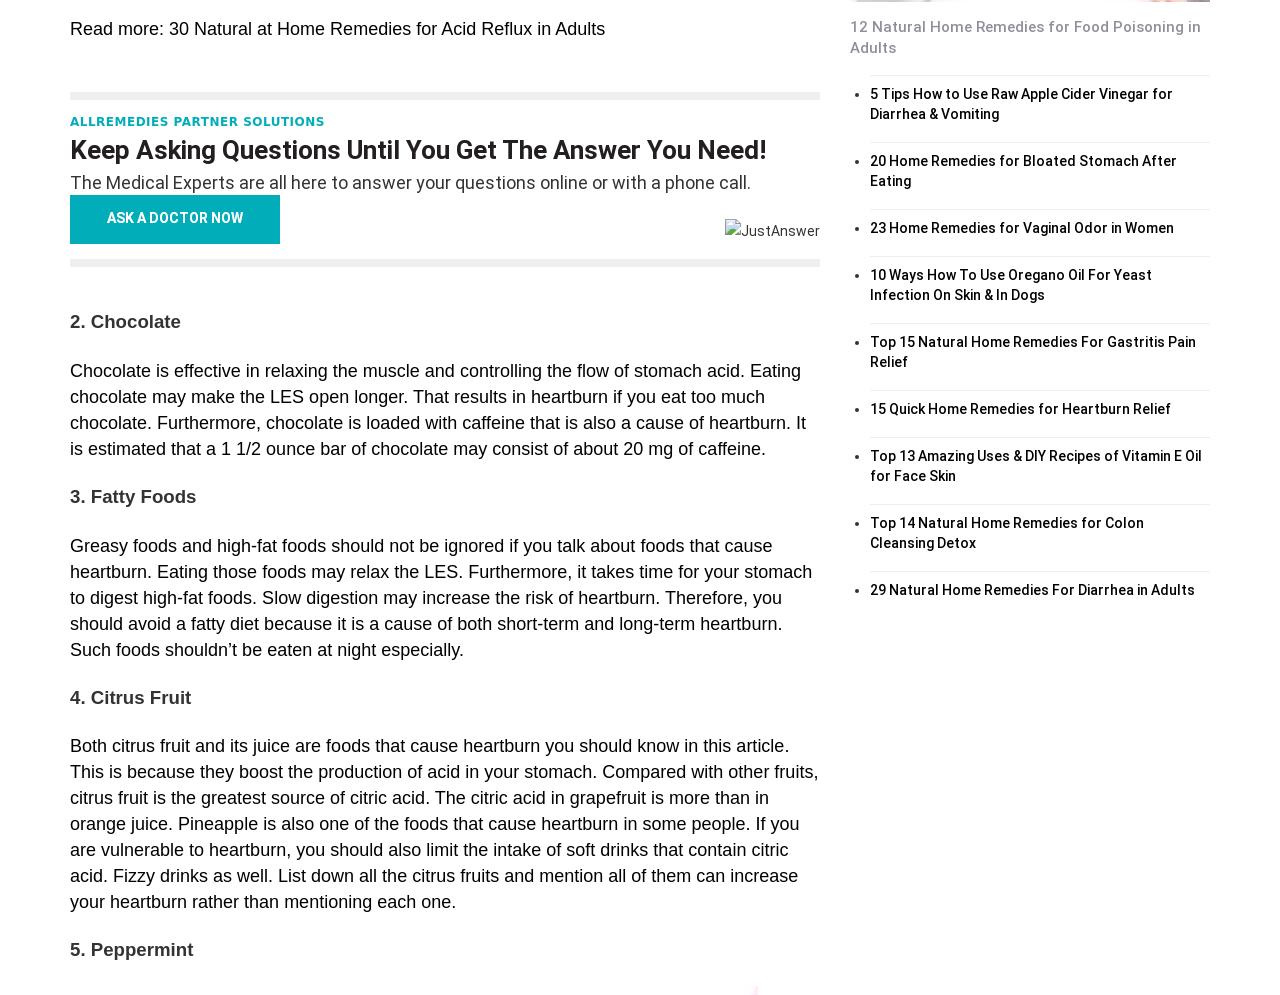  What do you see at coordinates (70, 649) in the screenshot?
I see `'Such foods shouldn’t be eaten at night especially.'` at bounding box center [70, 649].